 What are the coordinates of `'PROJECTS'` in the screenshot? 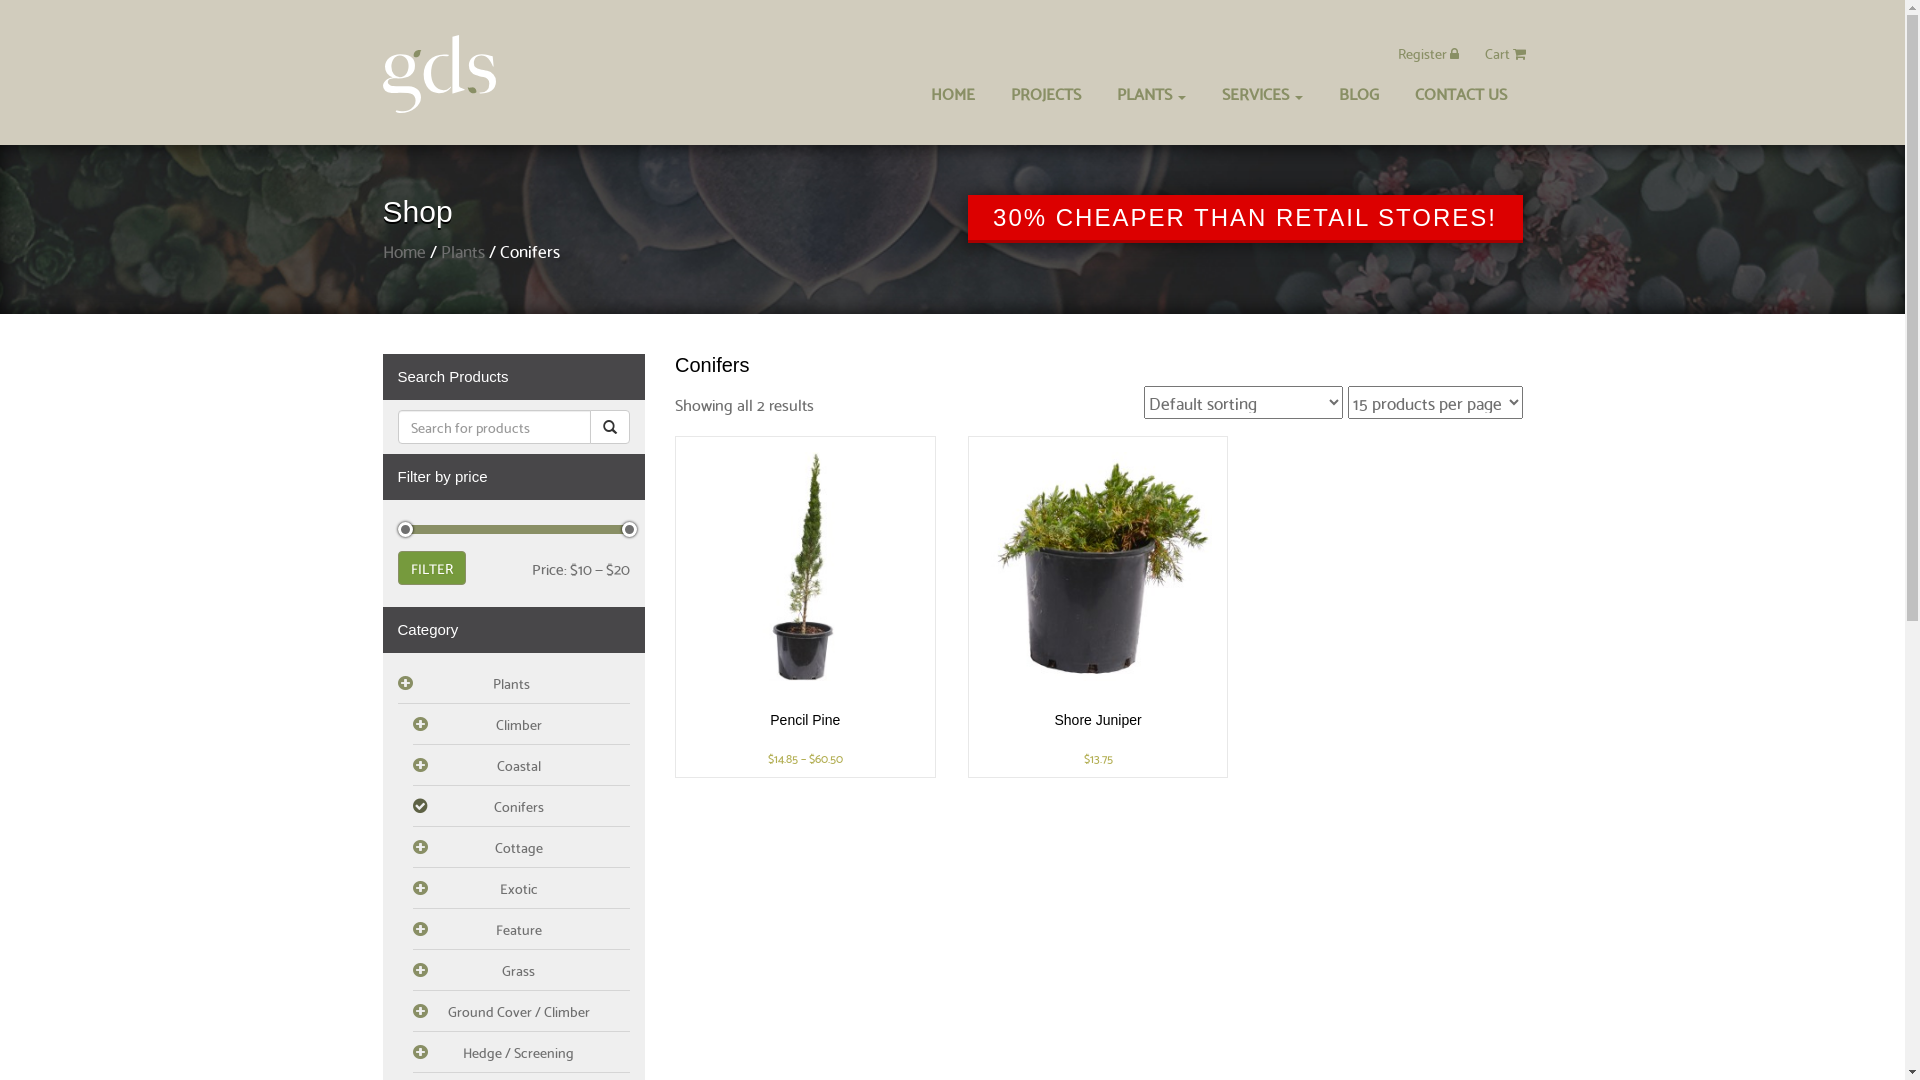 It's located at (1044, 92).